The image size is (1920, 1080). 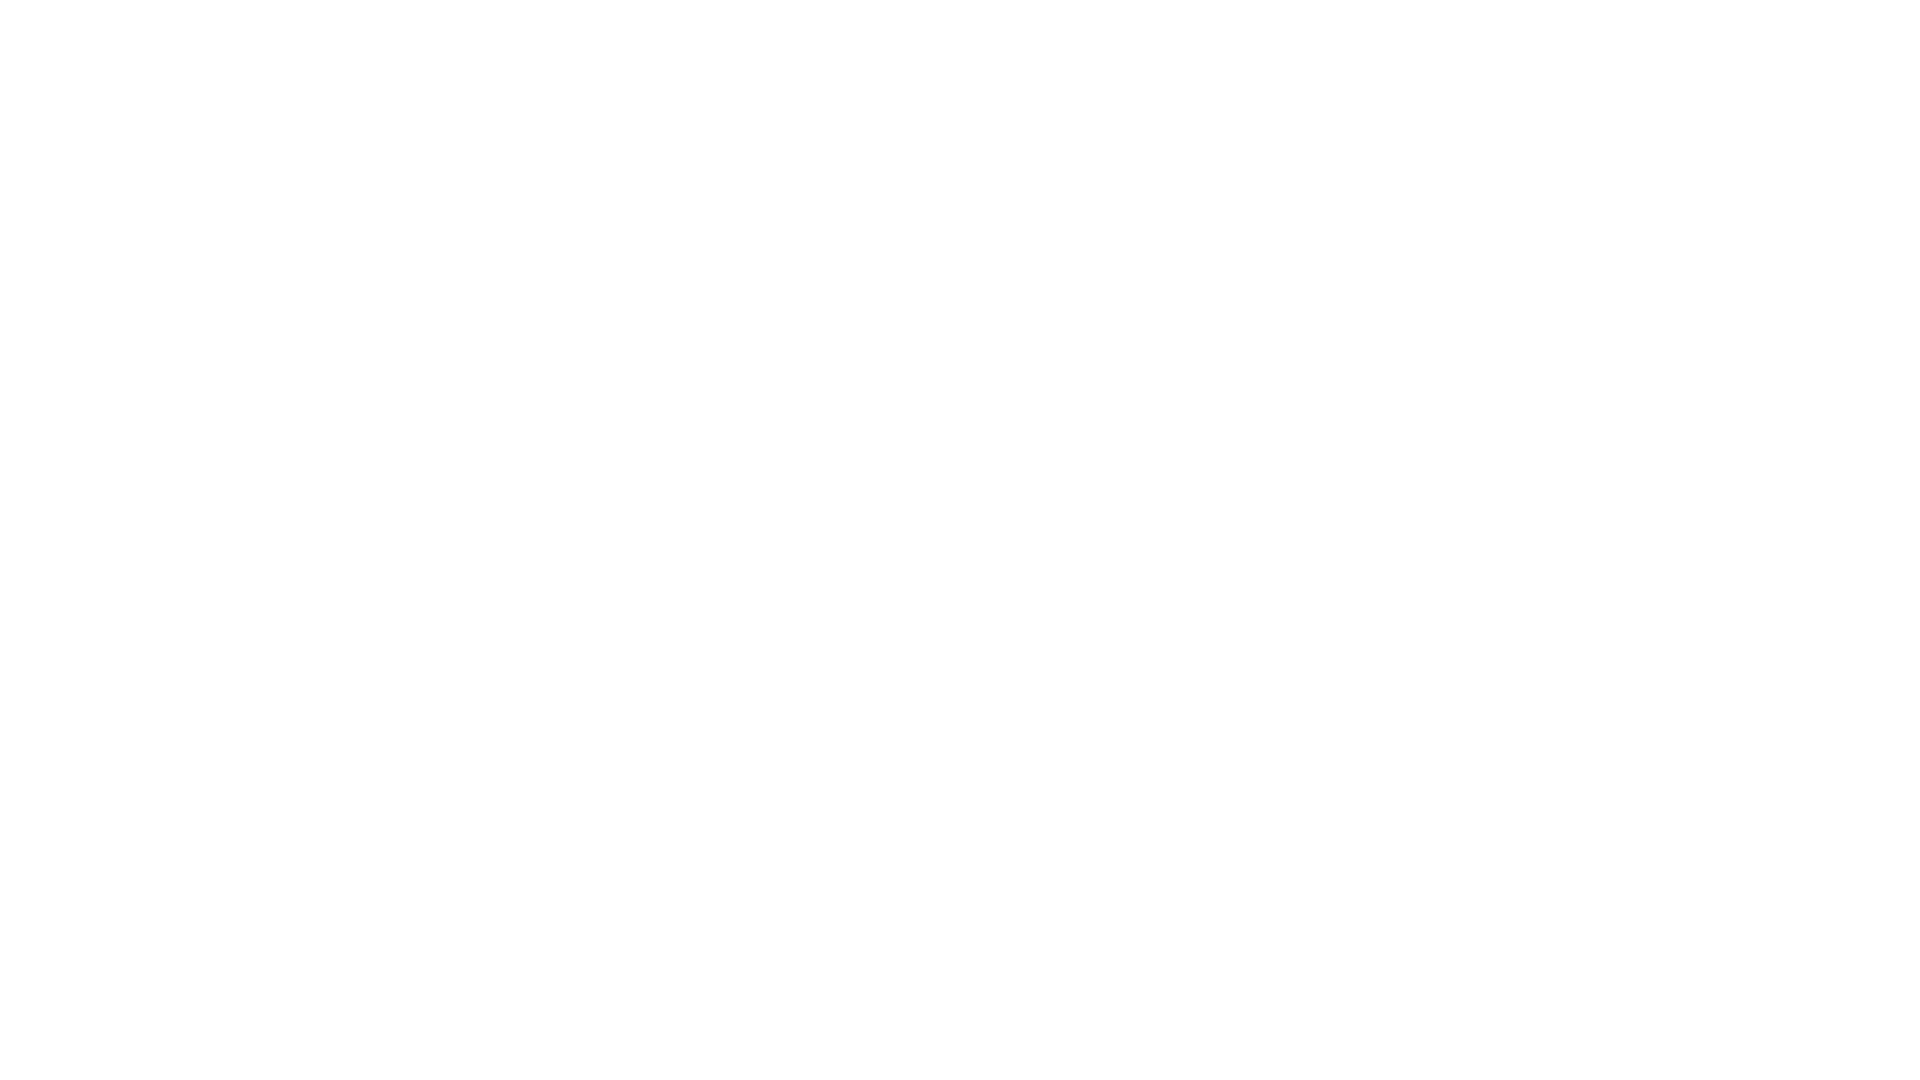 What do you see at coordinates (1771, 45) in the screenshot?
I see `Google apps` at bounding box center [1771, 45].